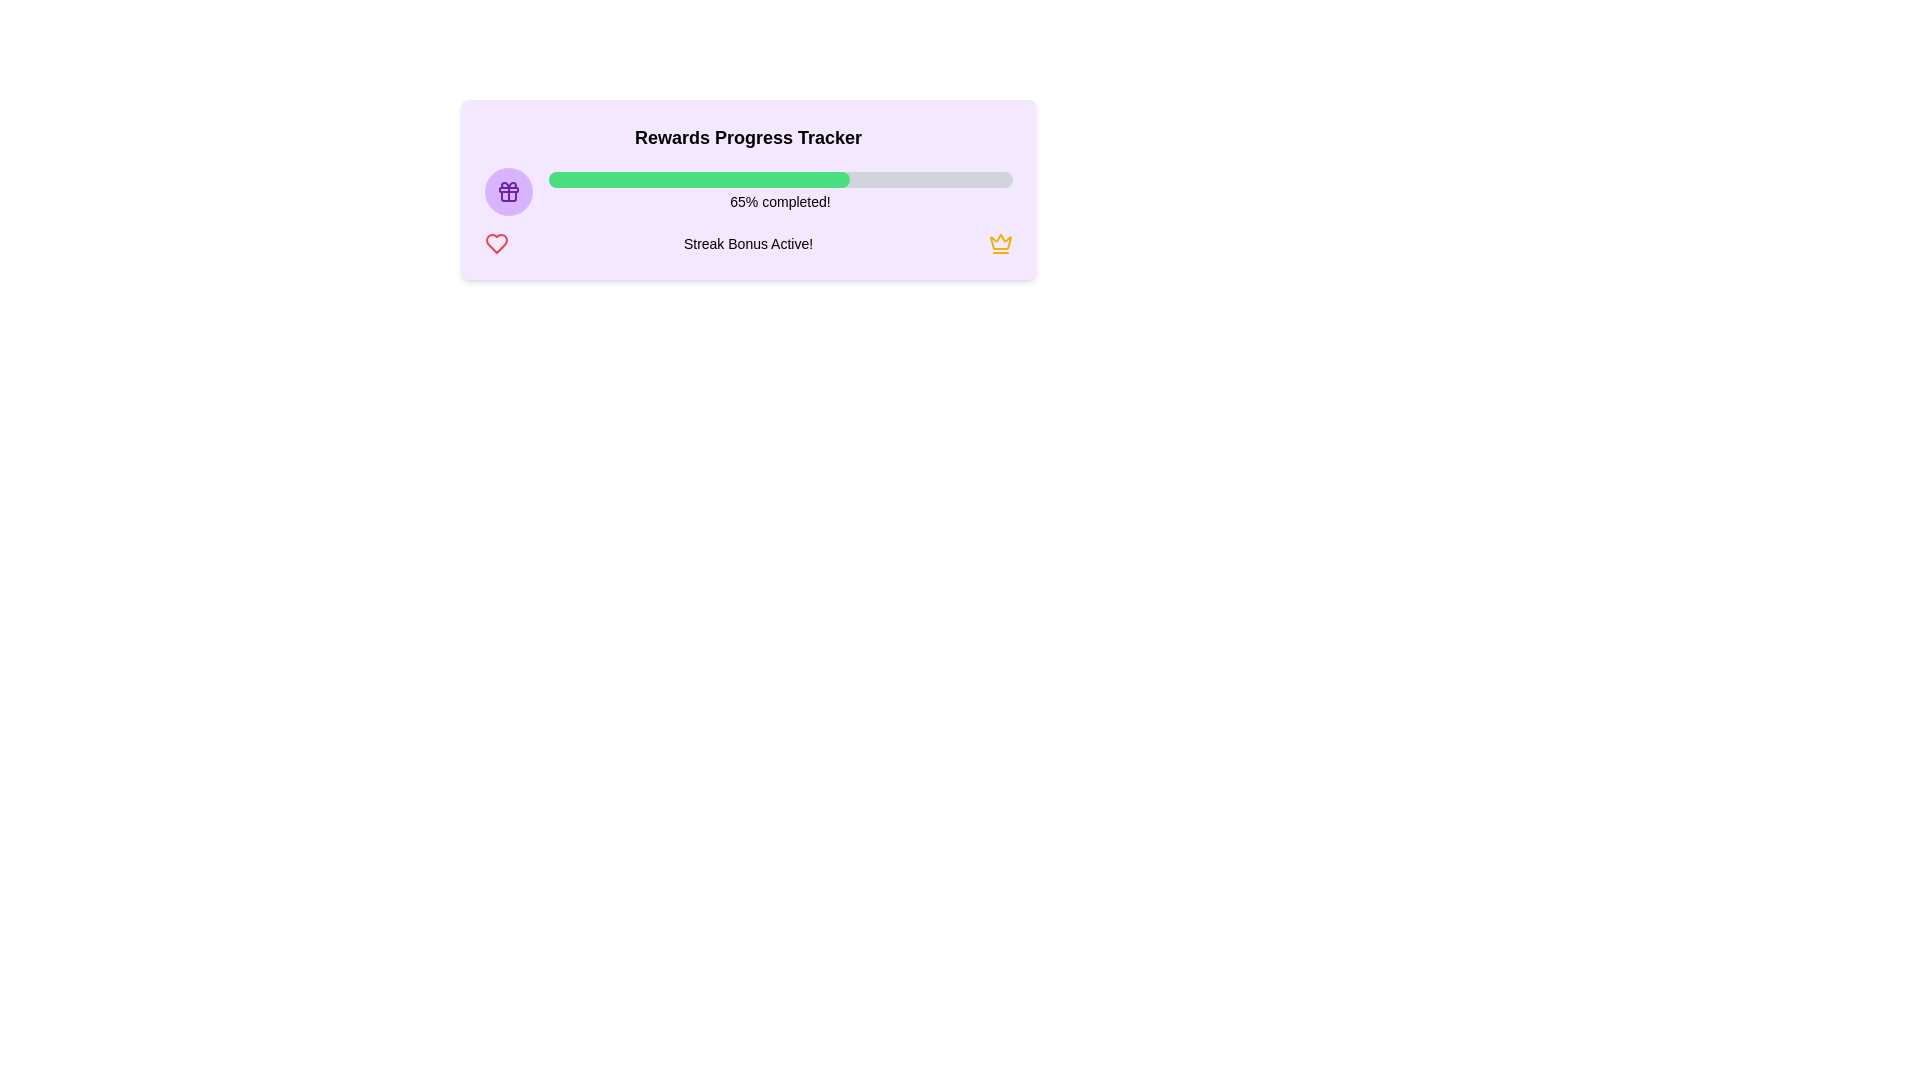  I want to click on the progress indicated by the graphical progress tracker component, which shows a 65% completion towards earning rewards, so click(747, 189).